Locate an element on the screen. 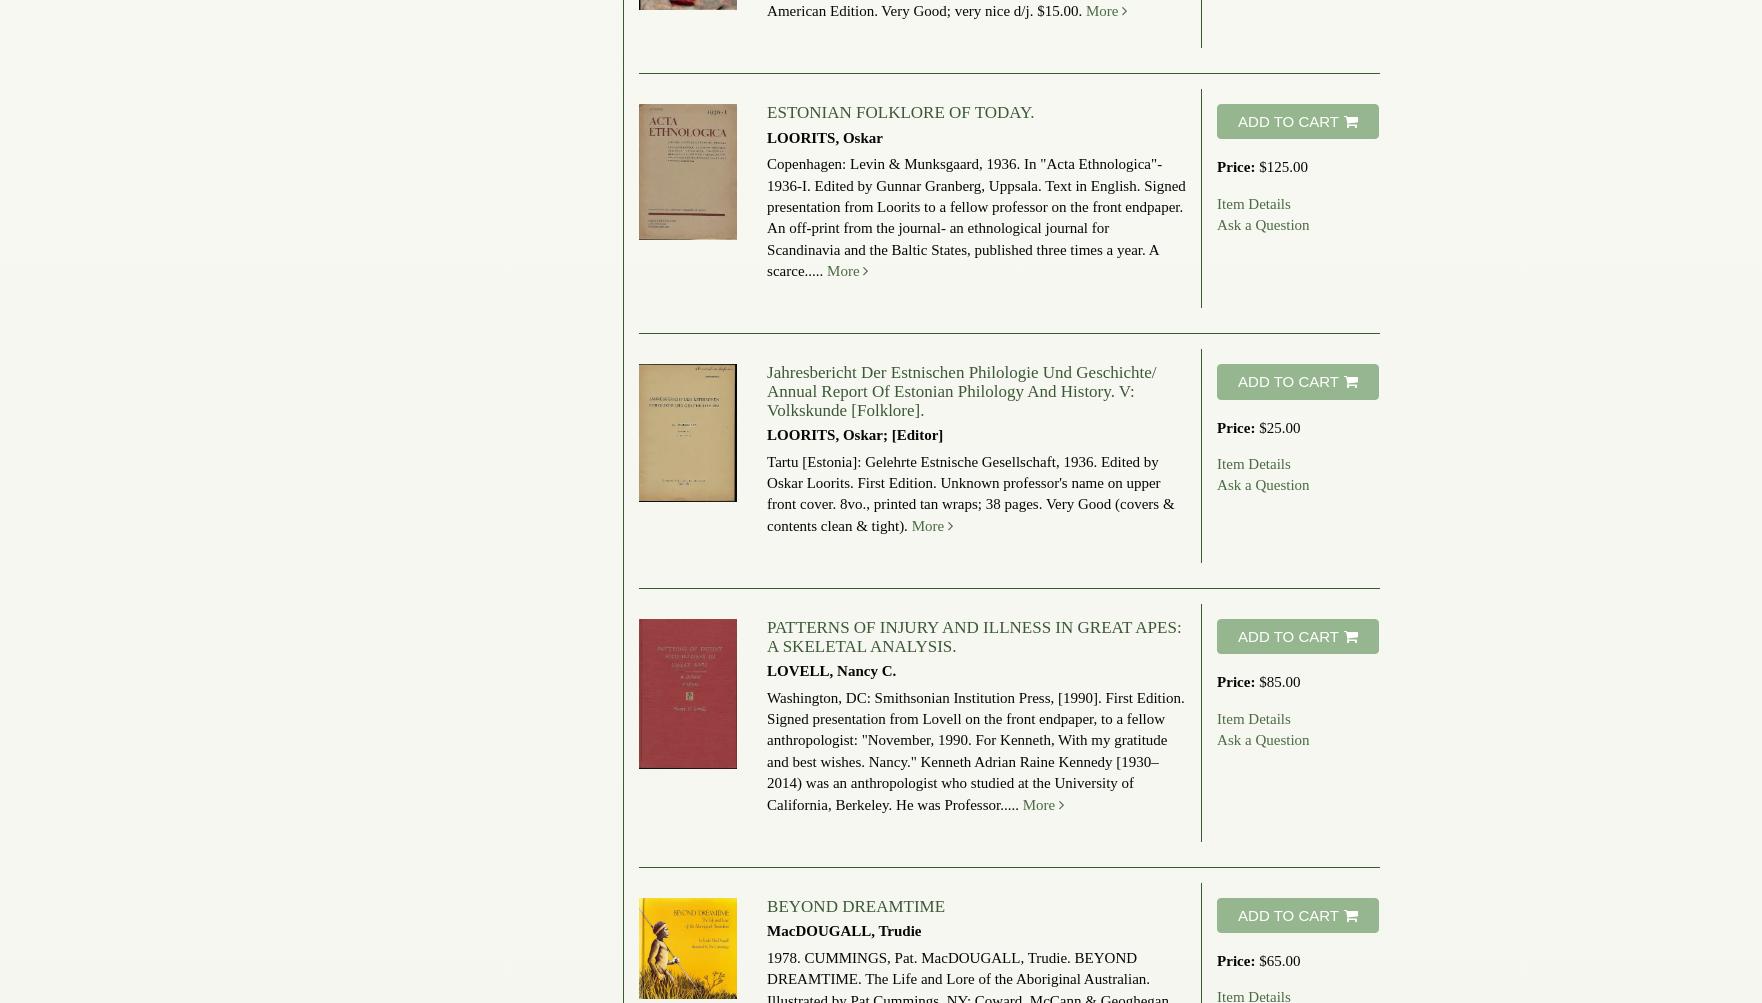  'LOVELL, Nancy C.' is located at coordinates (830, 671).